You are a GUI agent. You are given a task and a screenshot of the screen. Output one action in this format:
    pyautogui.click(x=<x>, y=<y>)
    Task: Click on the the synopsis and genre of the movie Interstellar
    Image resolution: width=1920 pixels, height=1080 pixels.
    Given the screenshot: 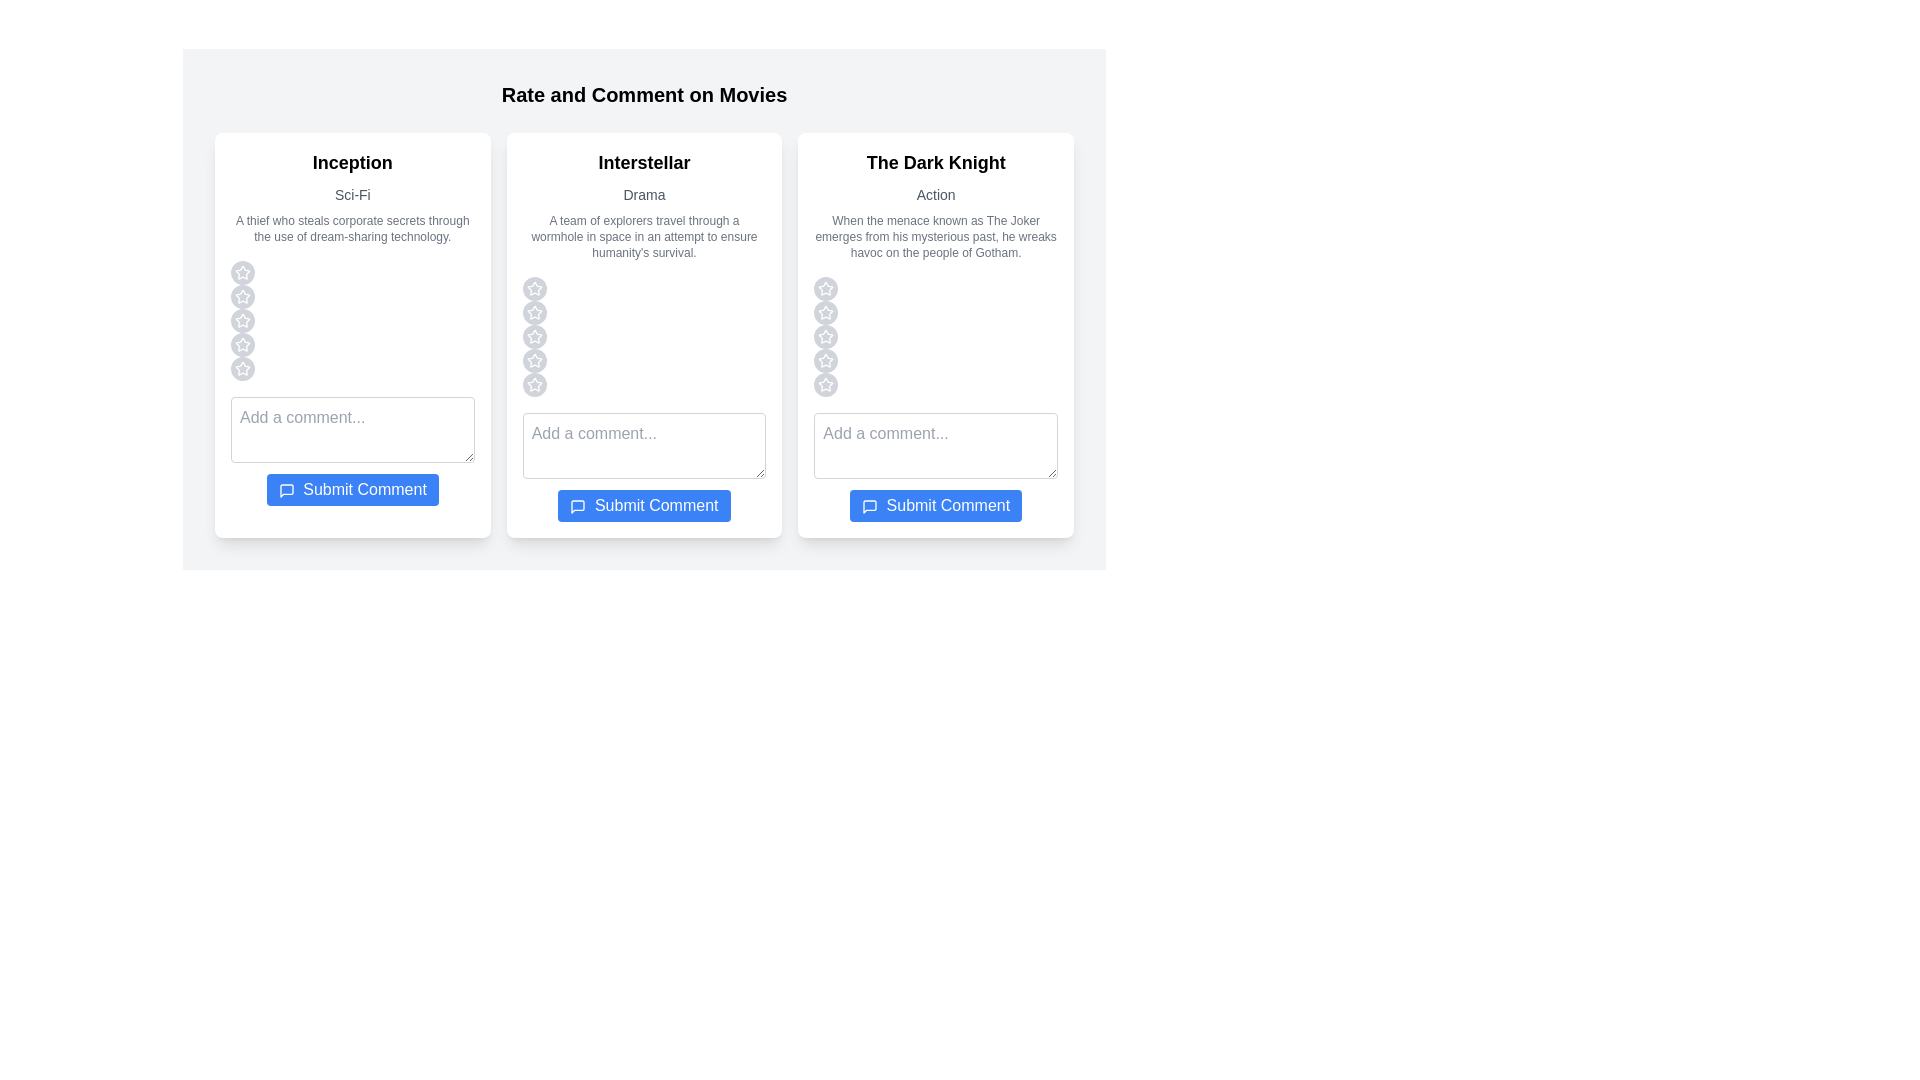 What is the action you would take?
    pyautogui.click(x=644, y=235)
    